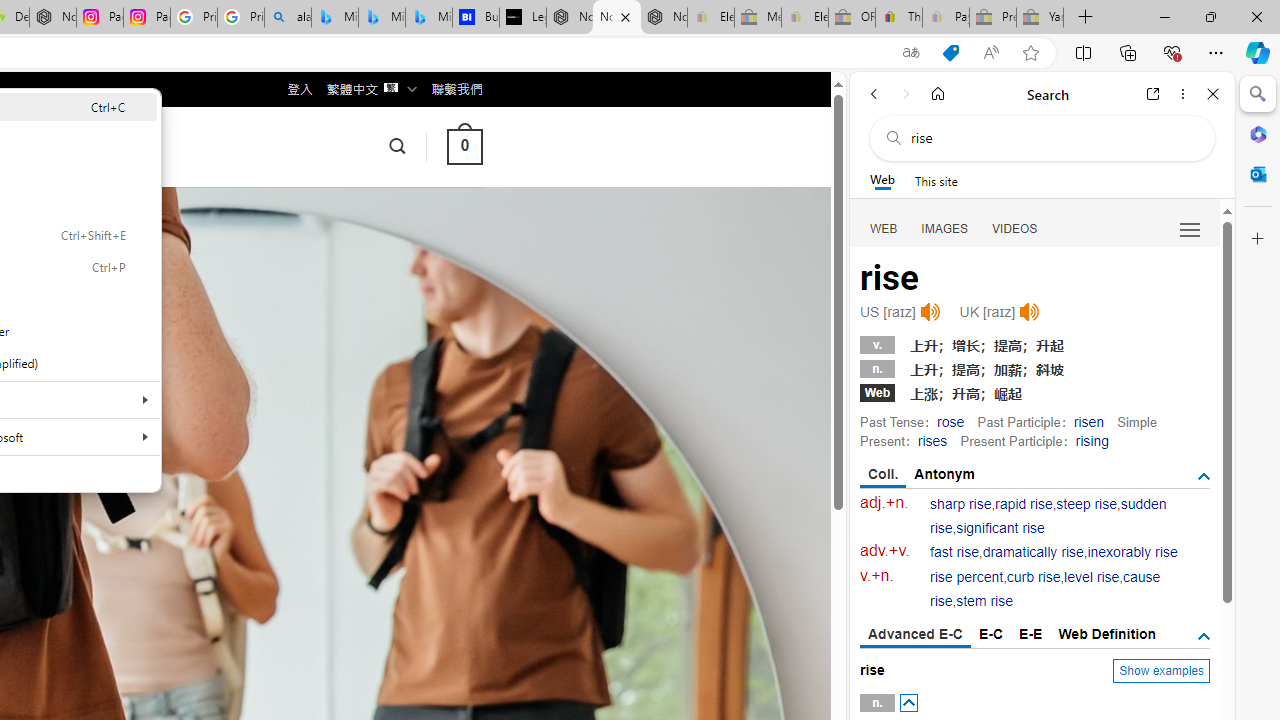 The height and width of the screenshot is (720, 1280). I want to click on 'Antonym', so click(944, 474).